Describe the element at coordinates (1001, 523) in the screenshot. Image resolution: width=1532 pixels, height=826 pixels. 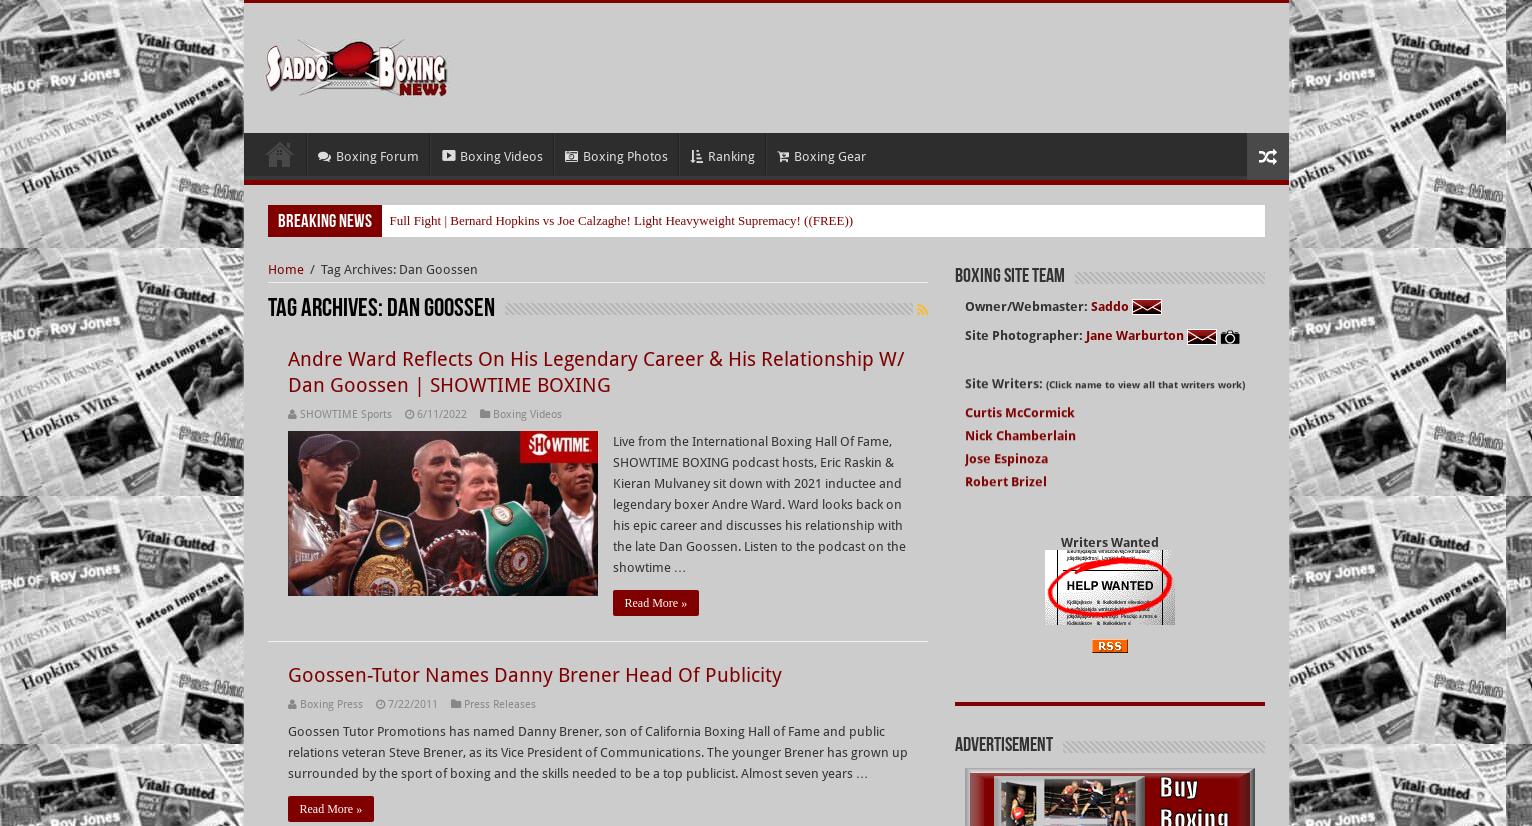
I see `'Bruce Dingo'` at that location.